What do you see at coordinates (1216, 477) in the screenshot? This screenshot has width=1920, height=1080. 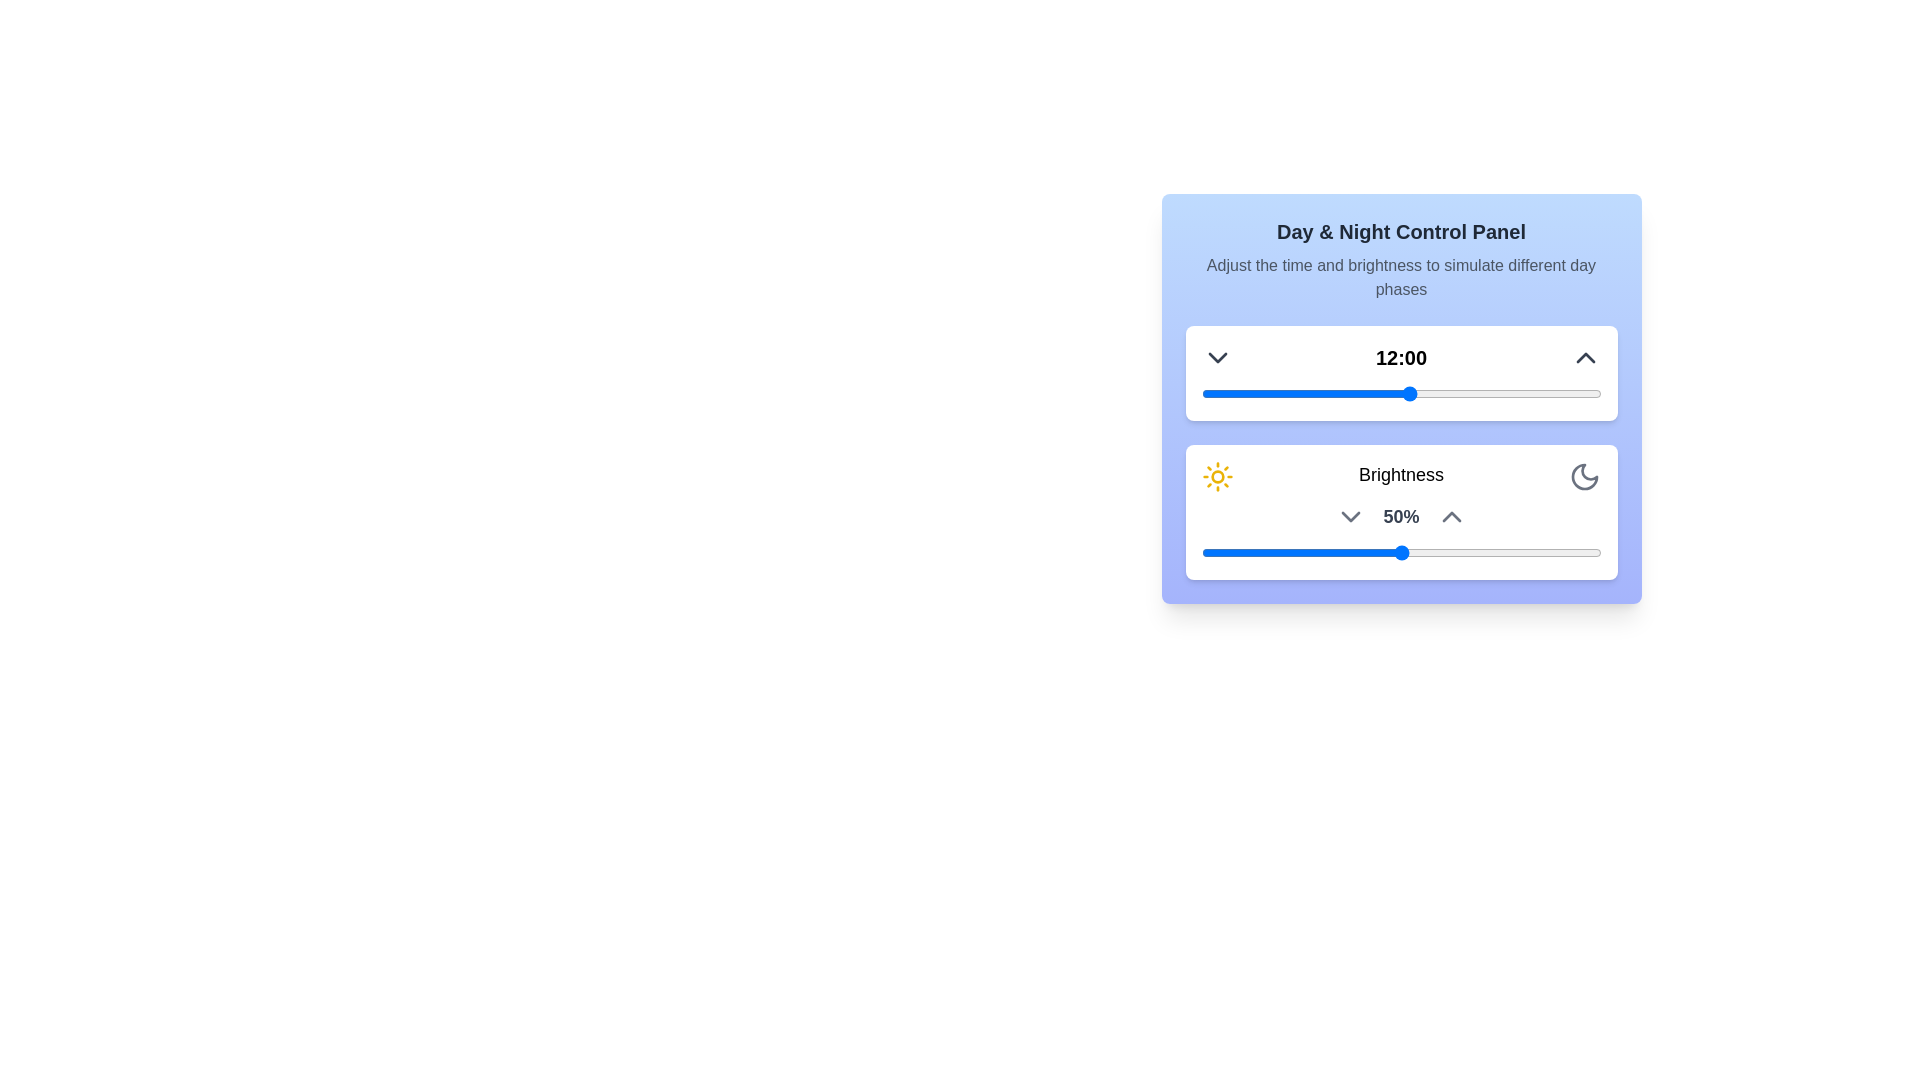 I see `the yellow sun icon representing brightness located to the left of the 'Brightness' text label in the brightness adjustment section of the 'Day & Night Control Panel'` at bounding box center [1216, 477].